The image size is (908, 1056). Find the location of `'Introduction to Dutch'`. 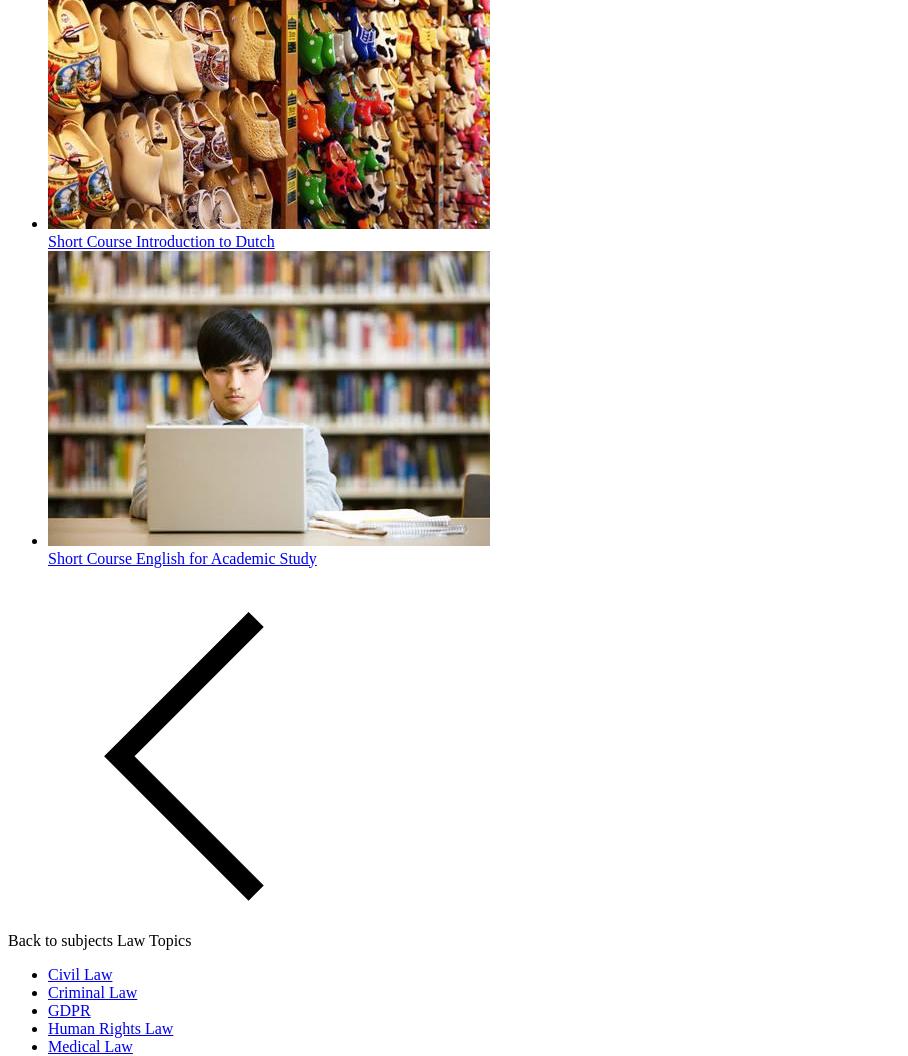

'Introduction to Dutch' is located at coordinates (205, 239).